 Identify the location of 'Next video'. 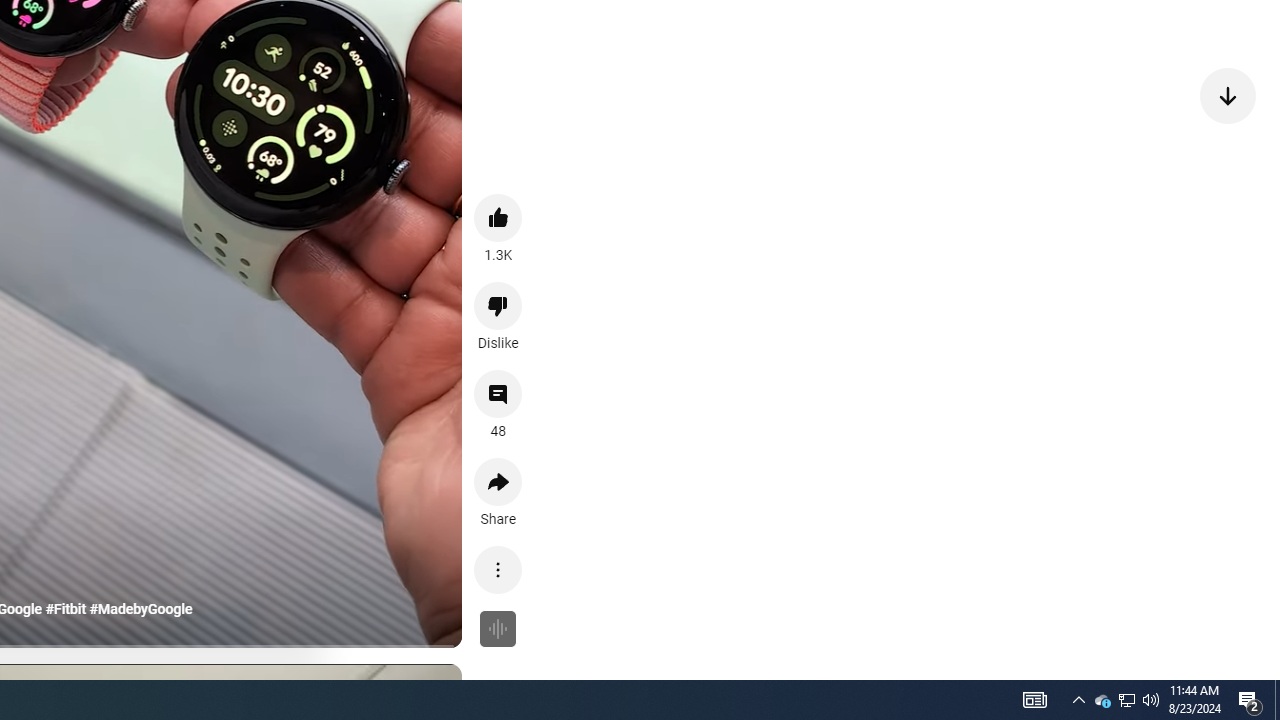
(1227, 95).